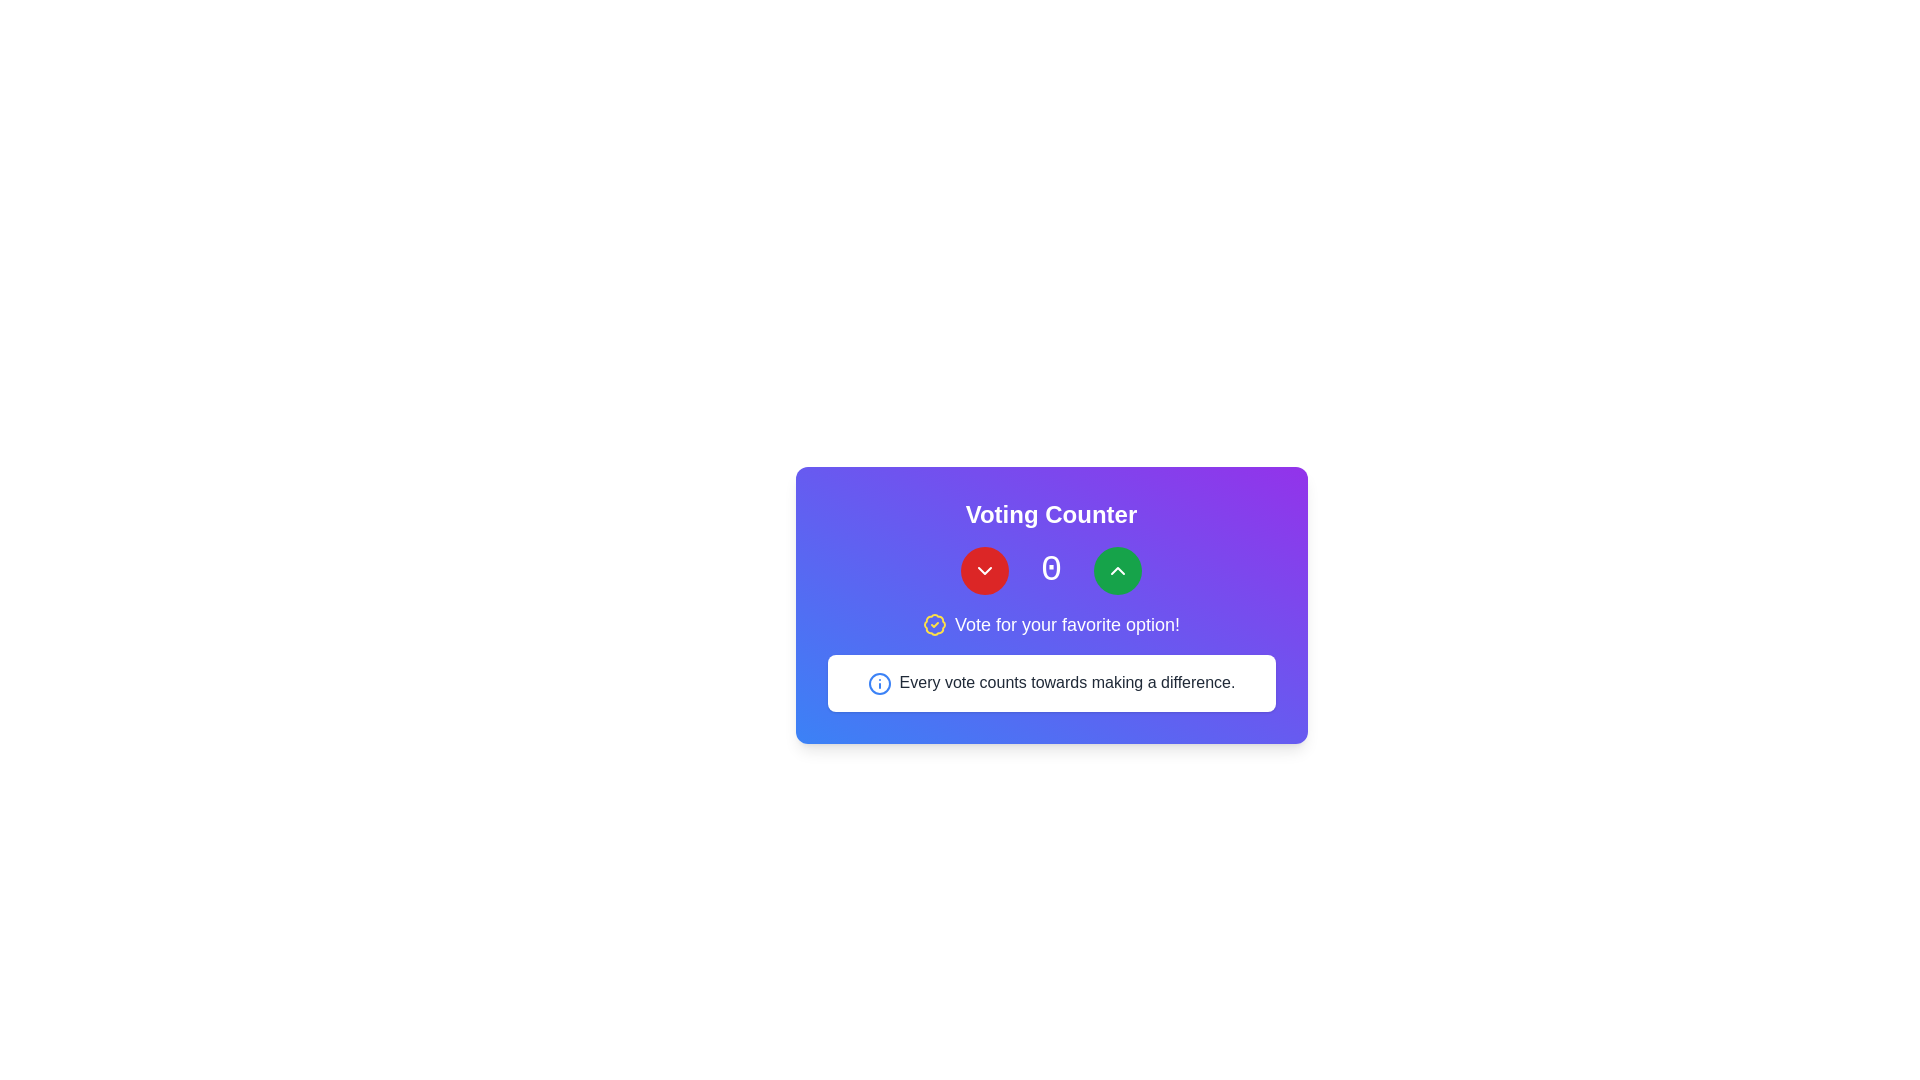 The width and height of the screenshot is (1920, 1080). I want to click on the downward-pointing chevron icon inside the red circular button located to the left of the numeric counter and the green upward-pointing chevron button, so click(984, 570).